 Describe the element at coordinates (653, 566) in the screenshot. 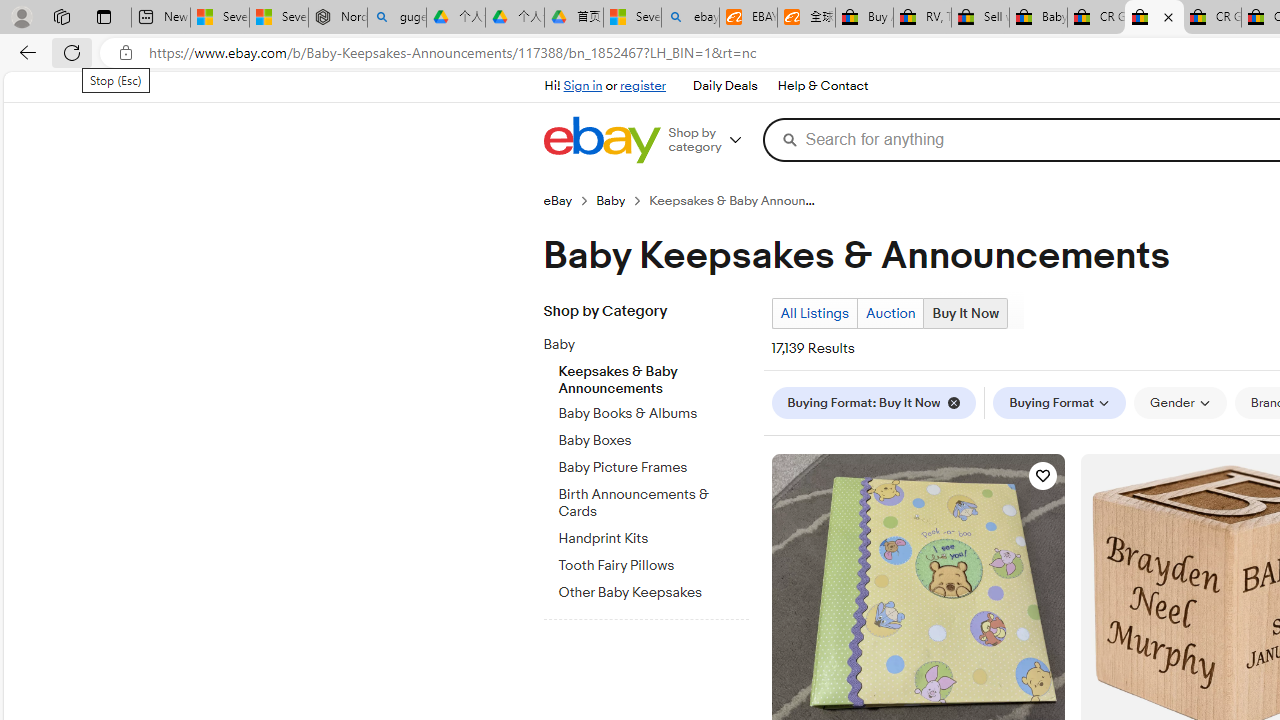

I see `'Tooth Fairy Pillows'` at that location.